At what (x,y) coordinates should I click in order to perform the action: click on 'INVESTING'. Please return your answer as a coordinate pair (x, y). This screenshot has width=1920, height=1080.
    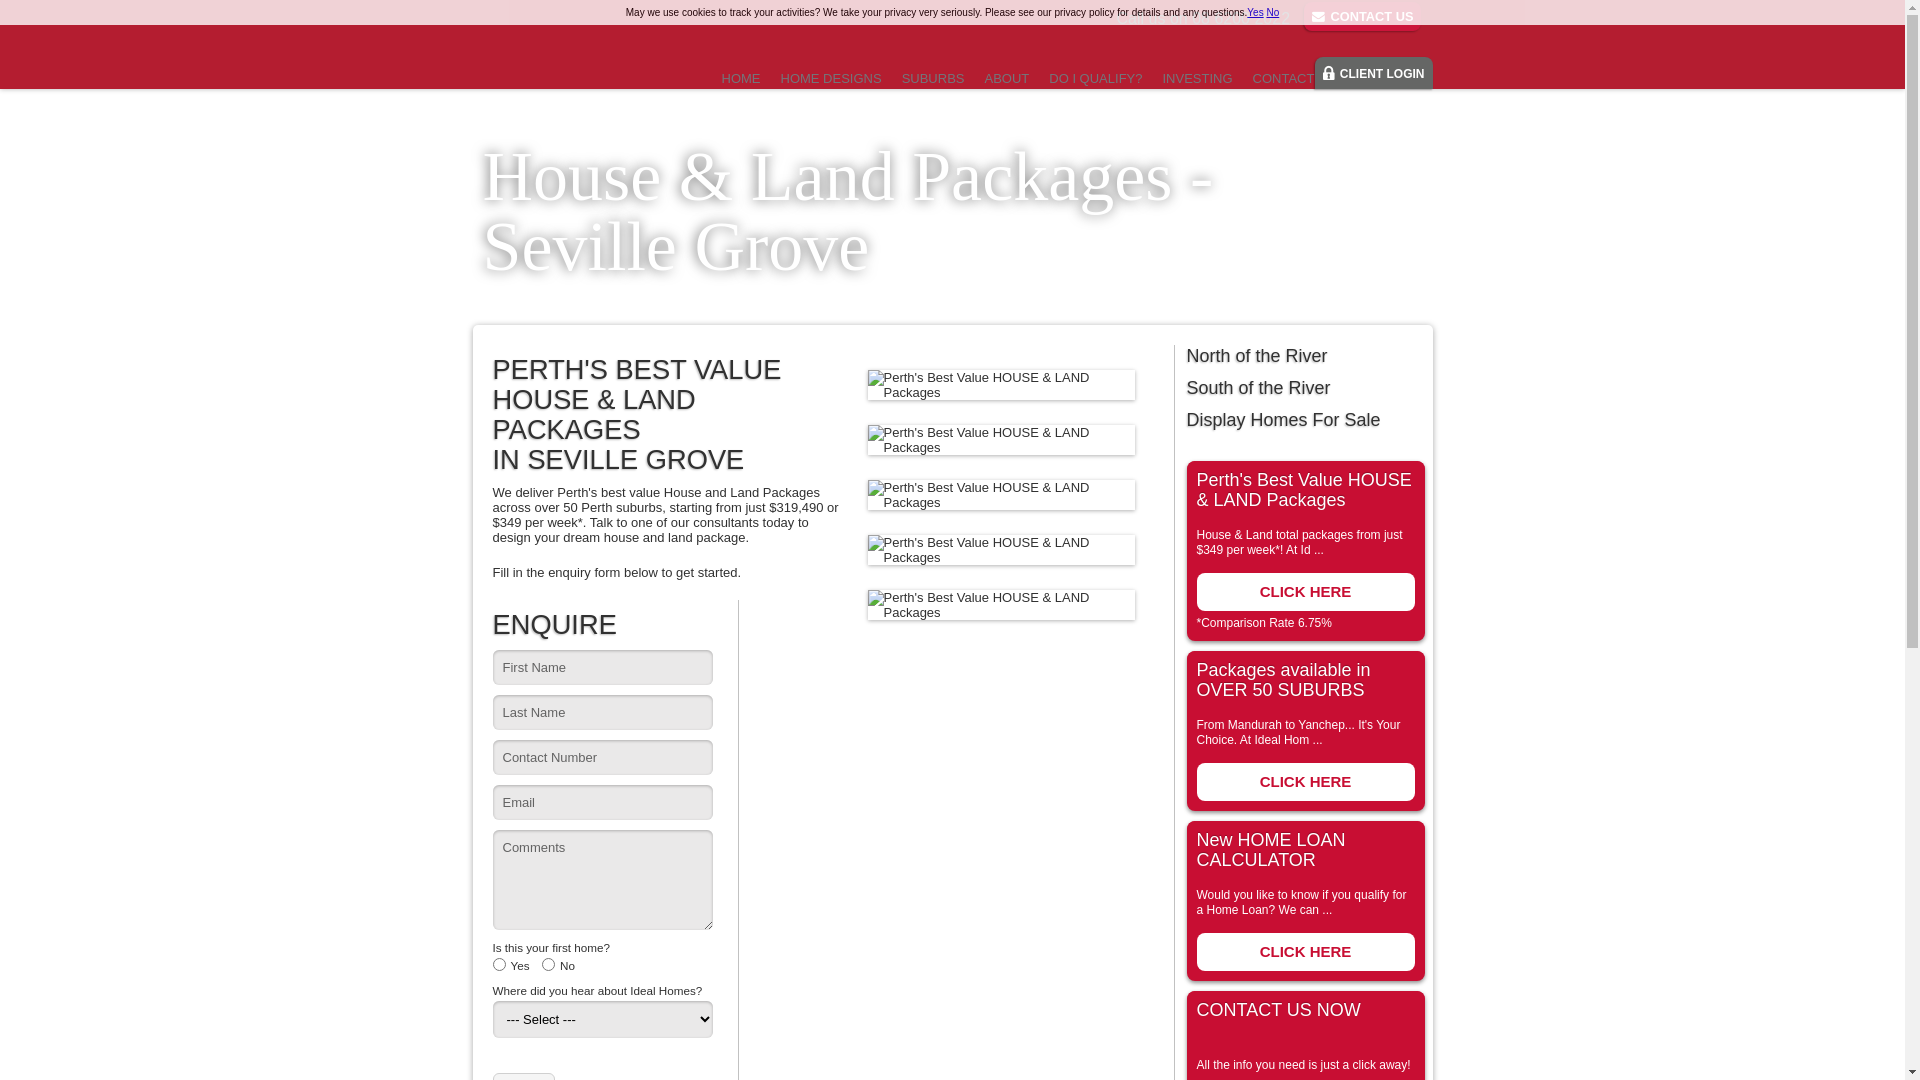
    Looking at the image, I should click on (1196, 77).